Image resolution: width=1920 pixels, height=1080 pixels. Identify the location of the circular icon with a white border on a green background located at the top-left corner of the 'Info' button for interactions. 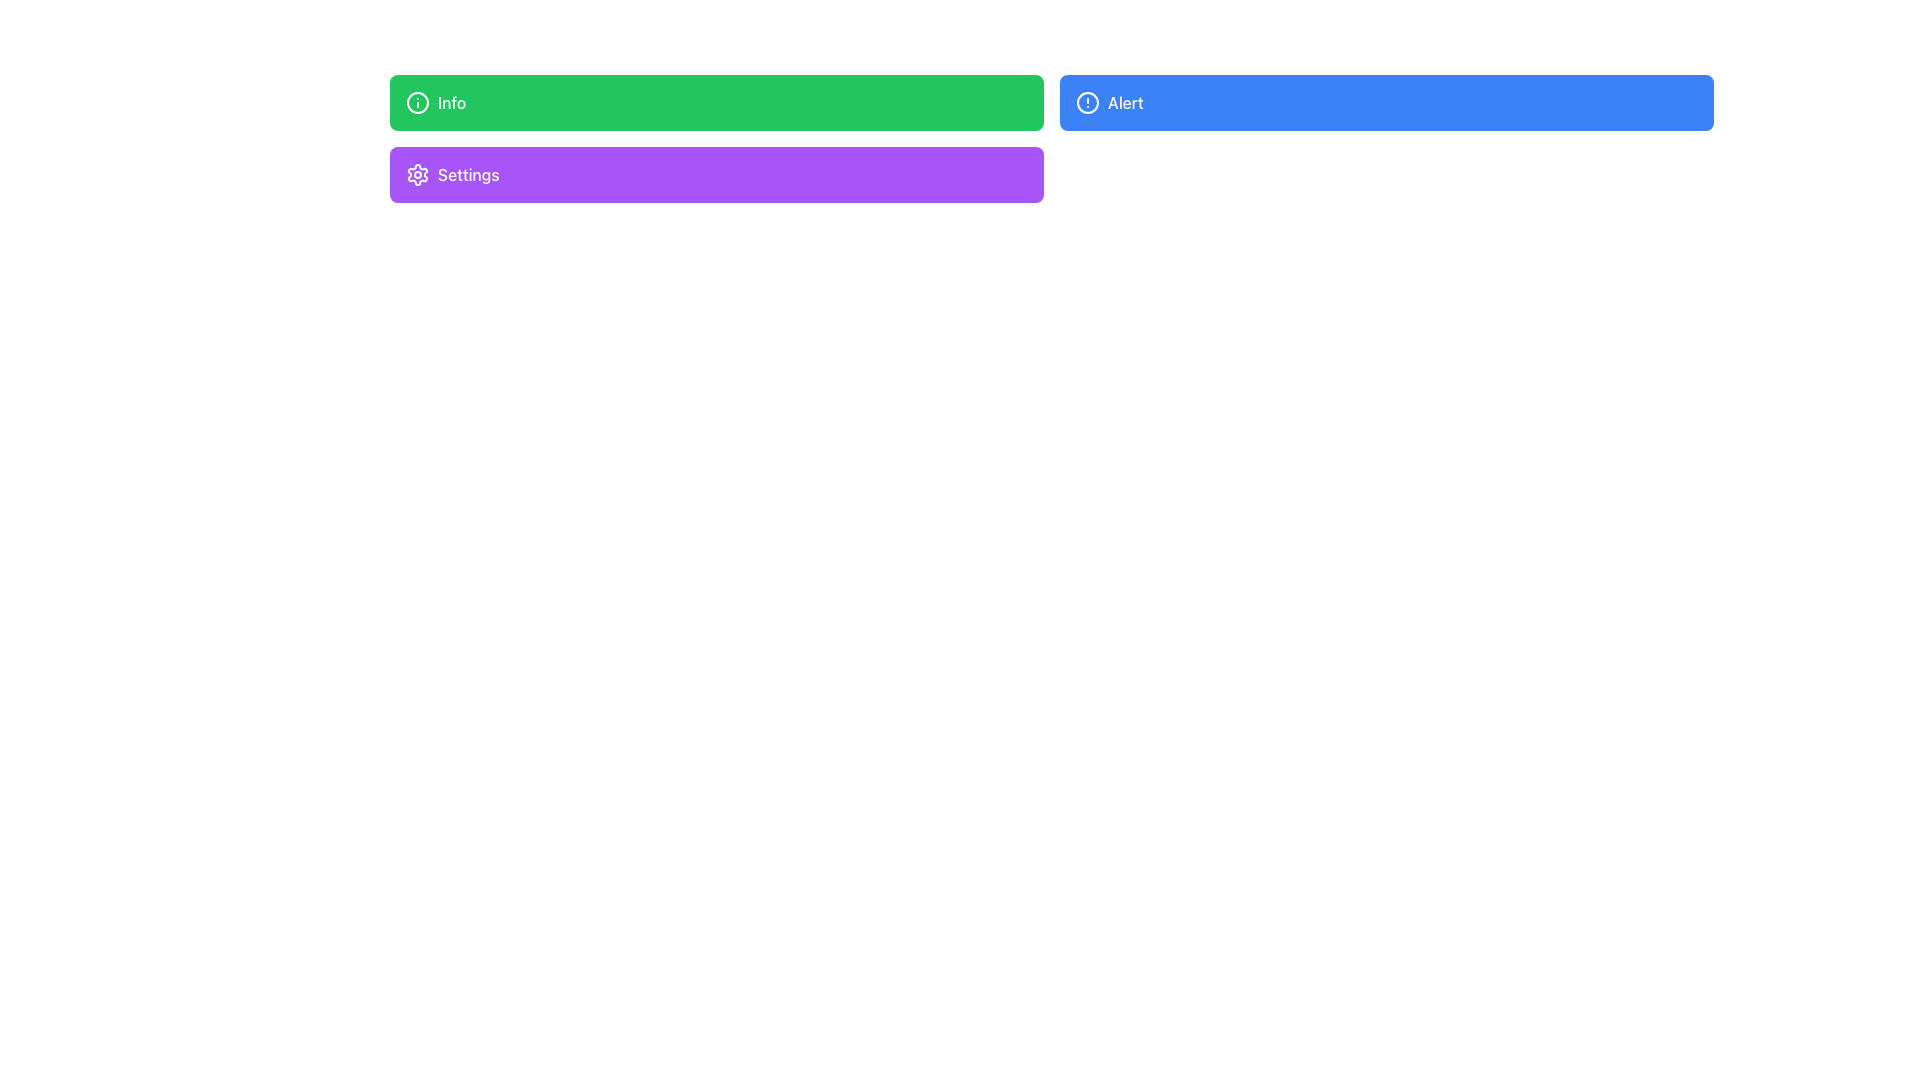
(416, 103).